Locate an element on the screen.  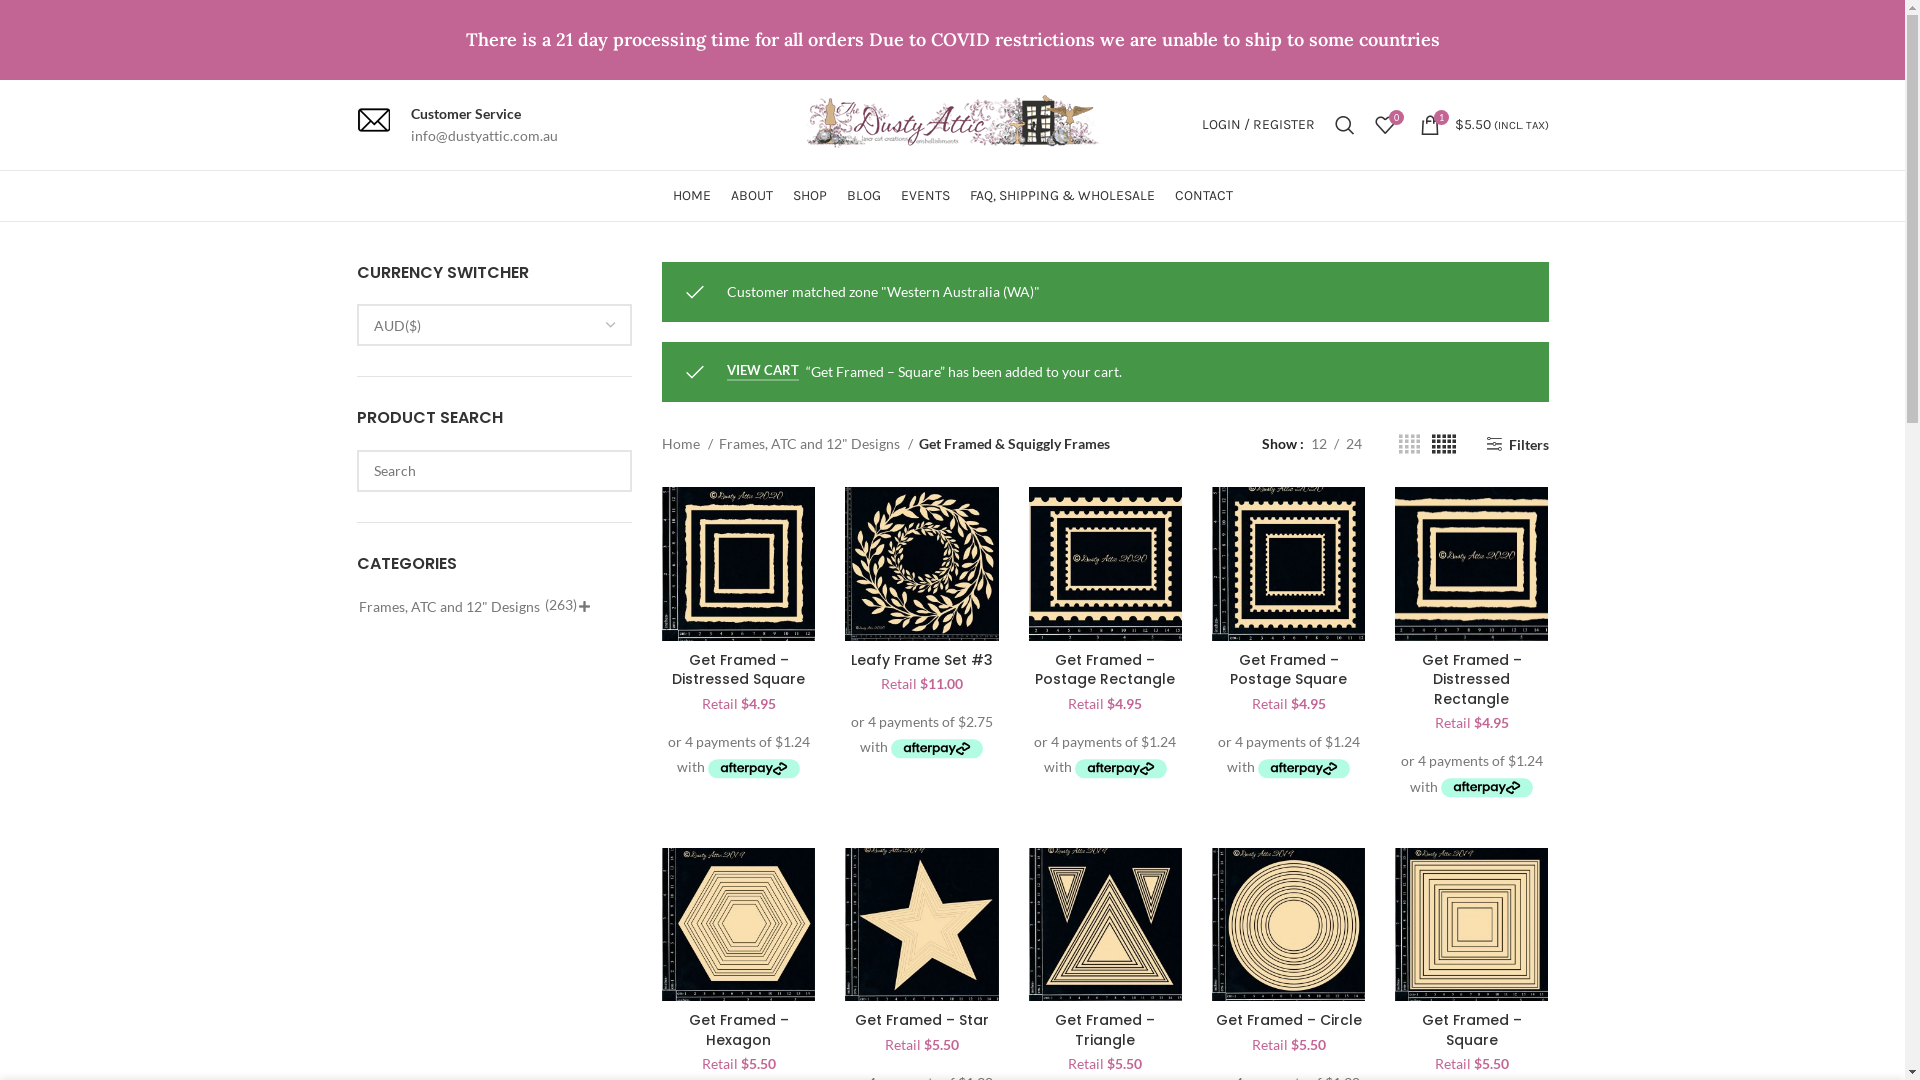
'Search' is located at coordinates (1344, 124).